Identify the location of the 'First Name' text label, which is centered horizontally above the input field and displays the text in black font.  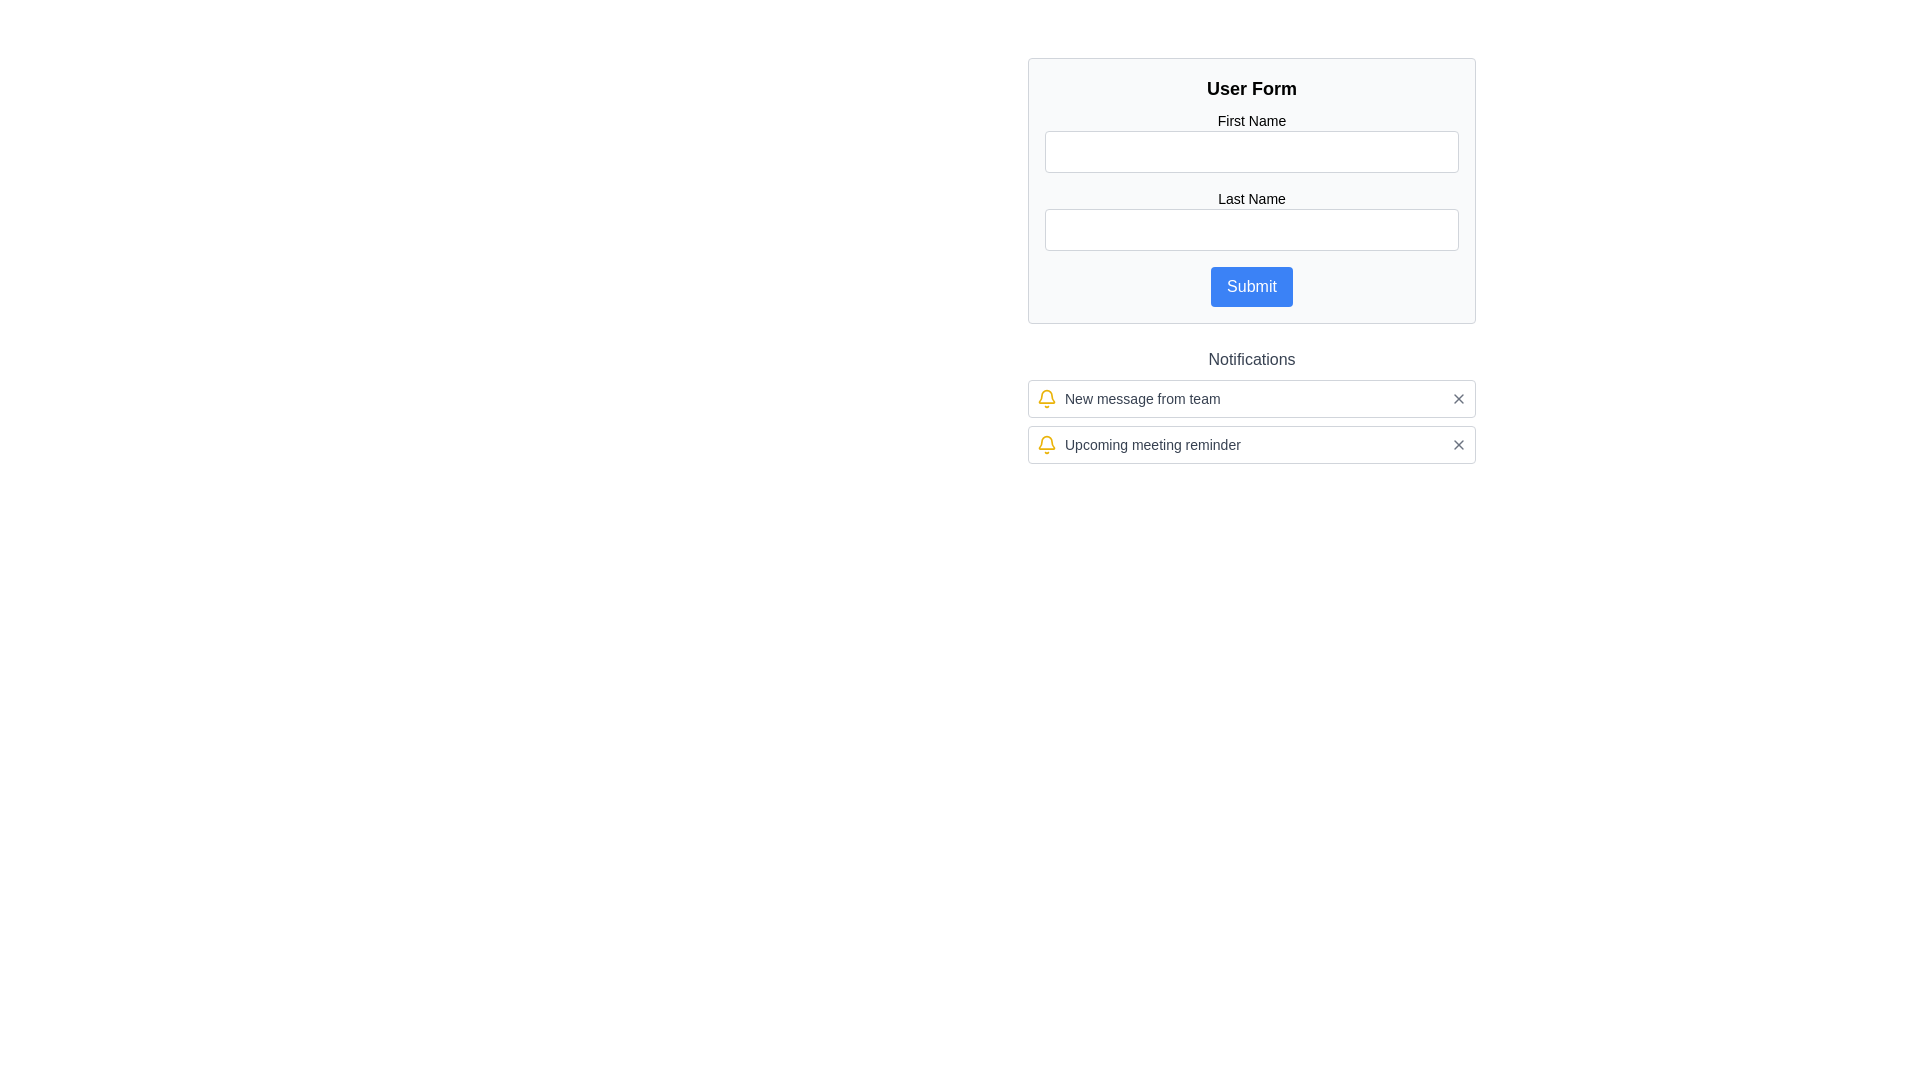
(1251, 120).